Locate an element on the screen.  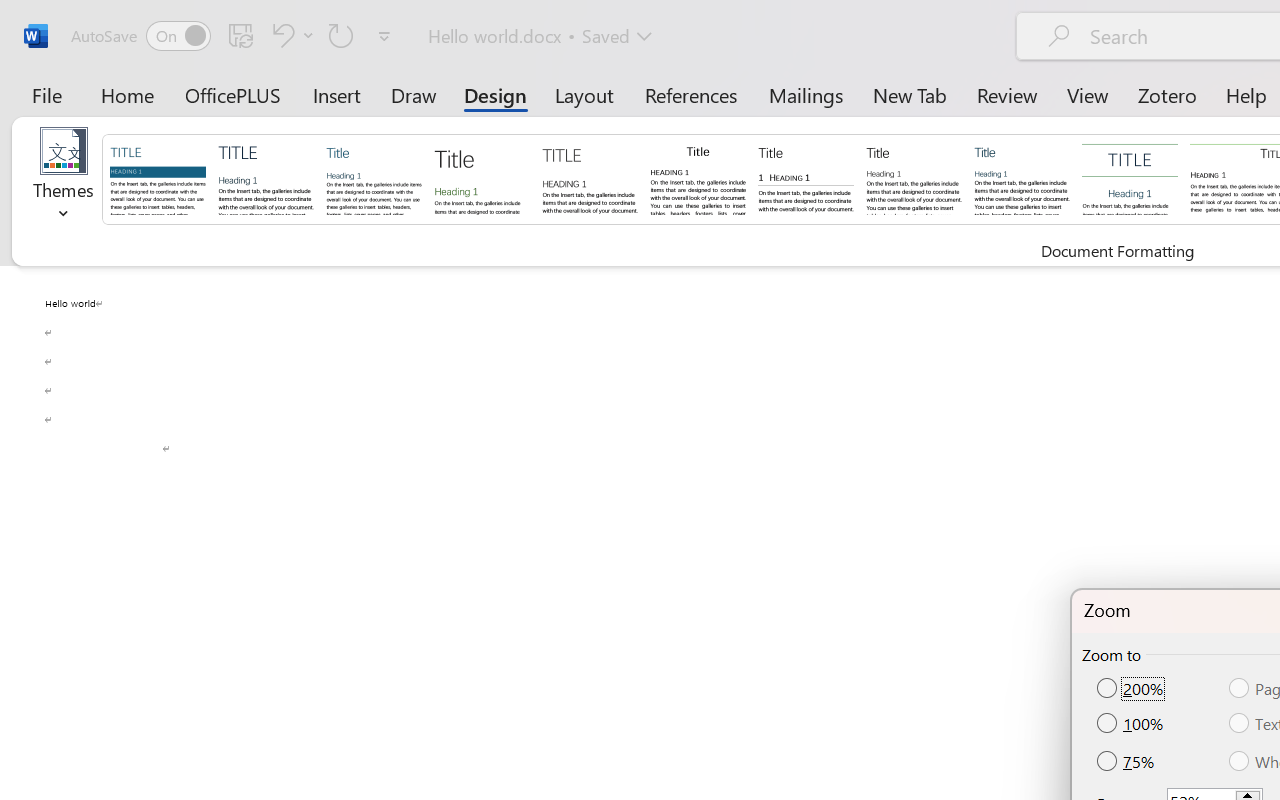
'Basic (Elegant)' is located at coordinates (265, 177).